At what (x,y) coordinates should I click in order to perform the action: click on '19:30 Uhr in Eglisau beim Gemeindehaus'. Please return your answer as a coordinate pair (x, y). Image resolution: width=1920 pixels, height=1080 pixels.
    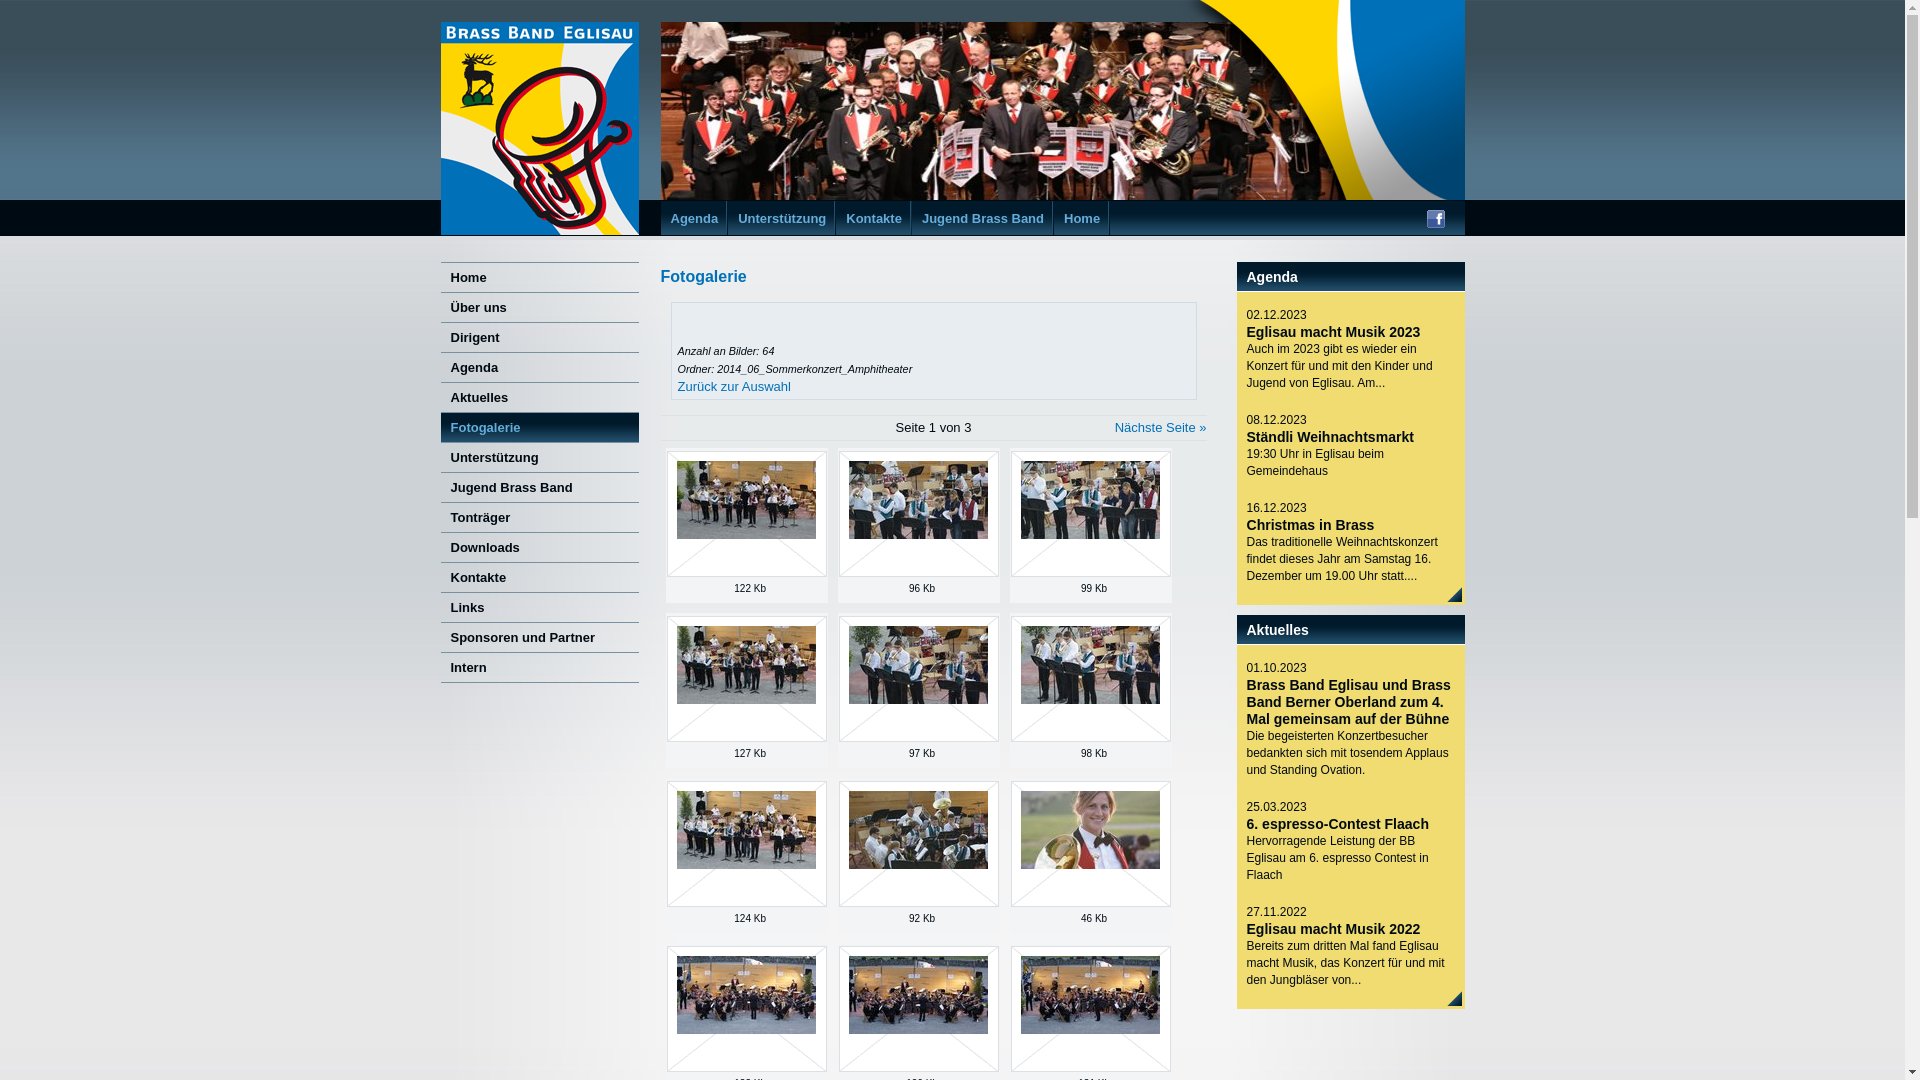
    Looking at the image, I should click on (1349, 462).